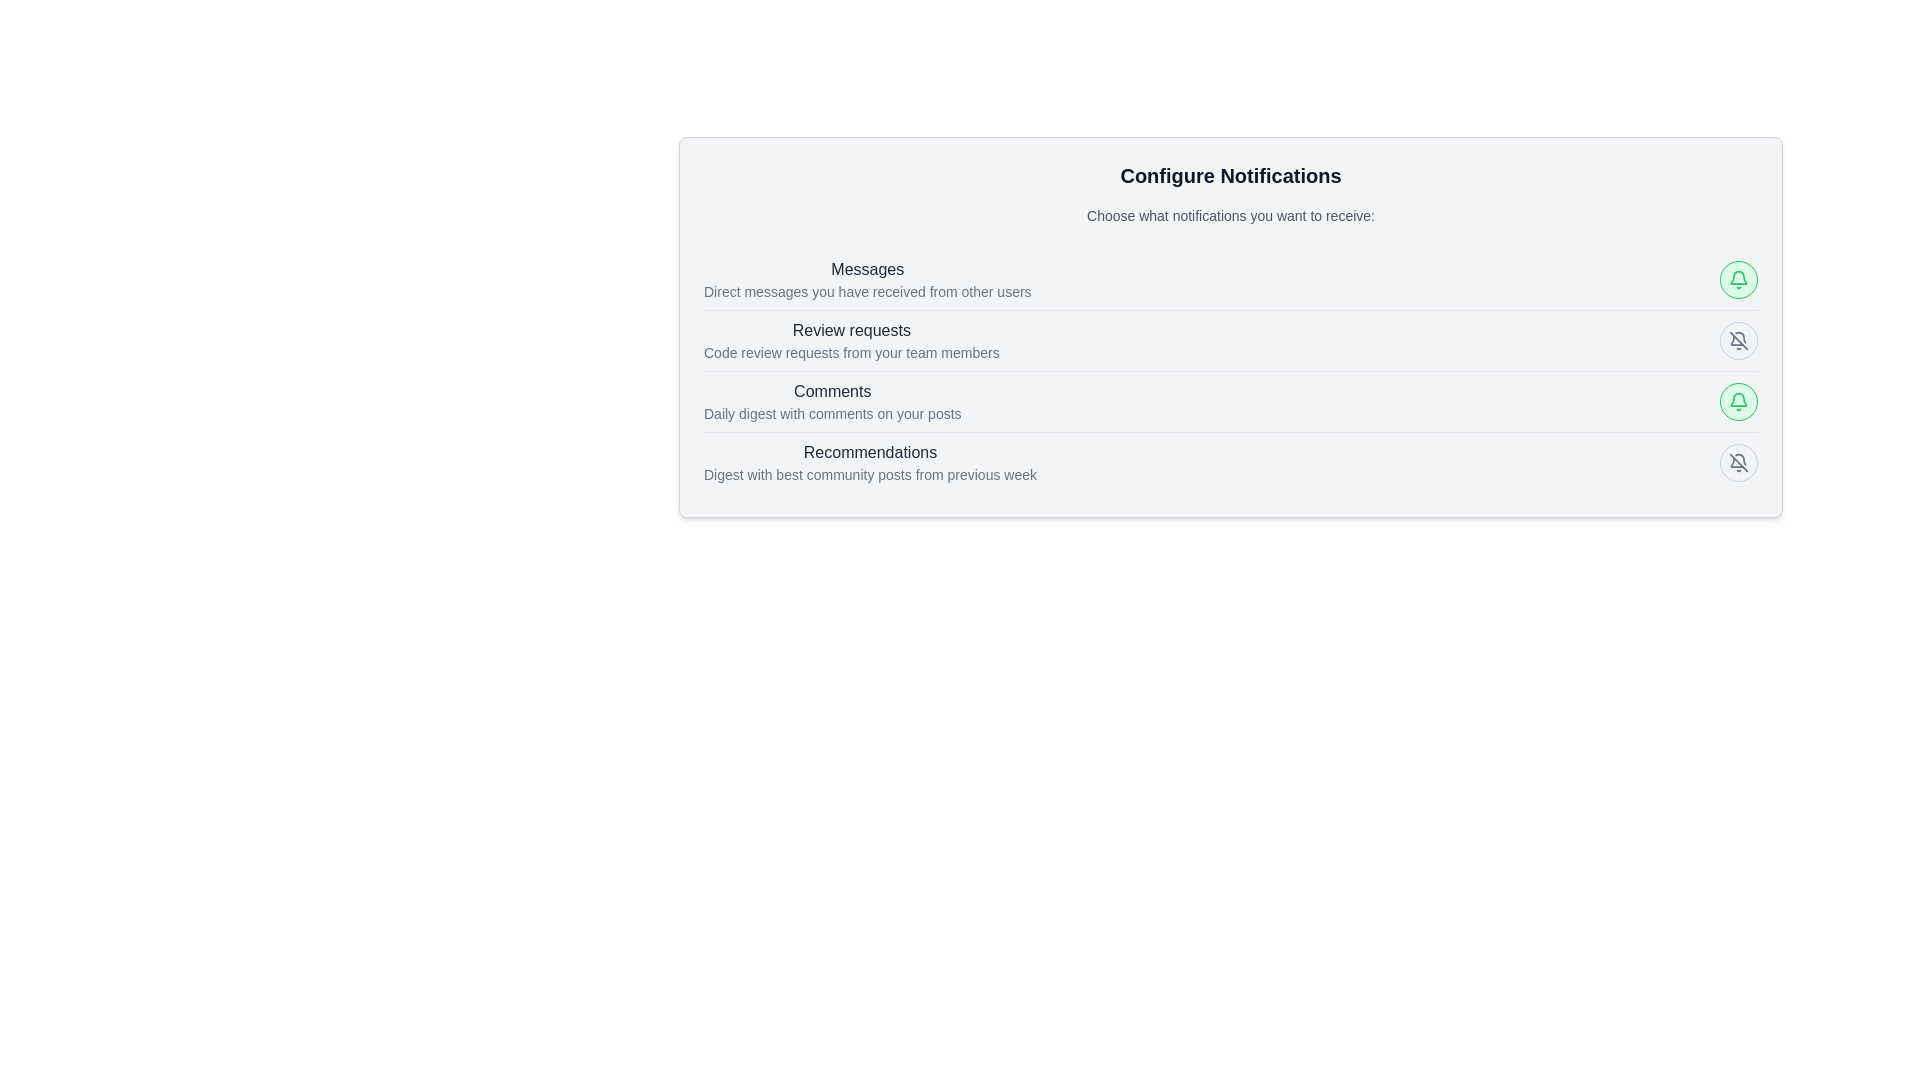 The image size is (1920, 1080). I want to click on the informational text located beneath the 'Messages' header in the 'Configure Notifications' section of the notification settings interface, so click(867, 292).